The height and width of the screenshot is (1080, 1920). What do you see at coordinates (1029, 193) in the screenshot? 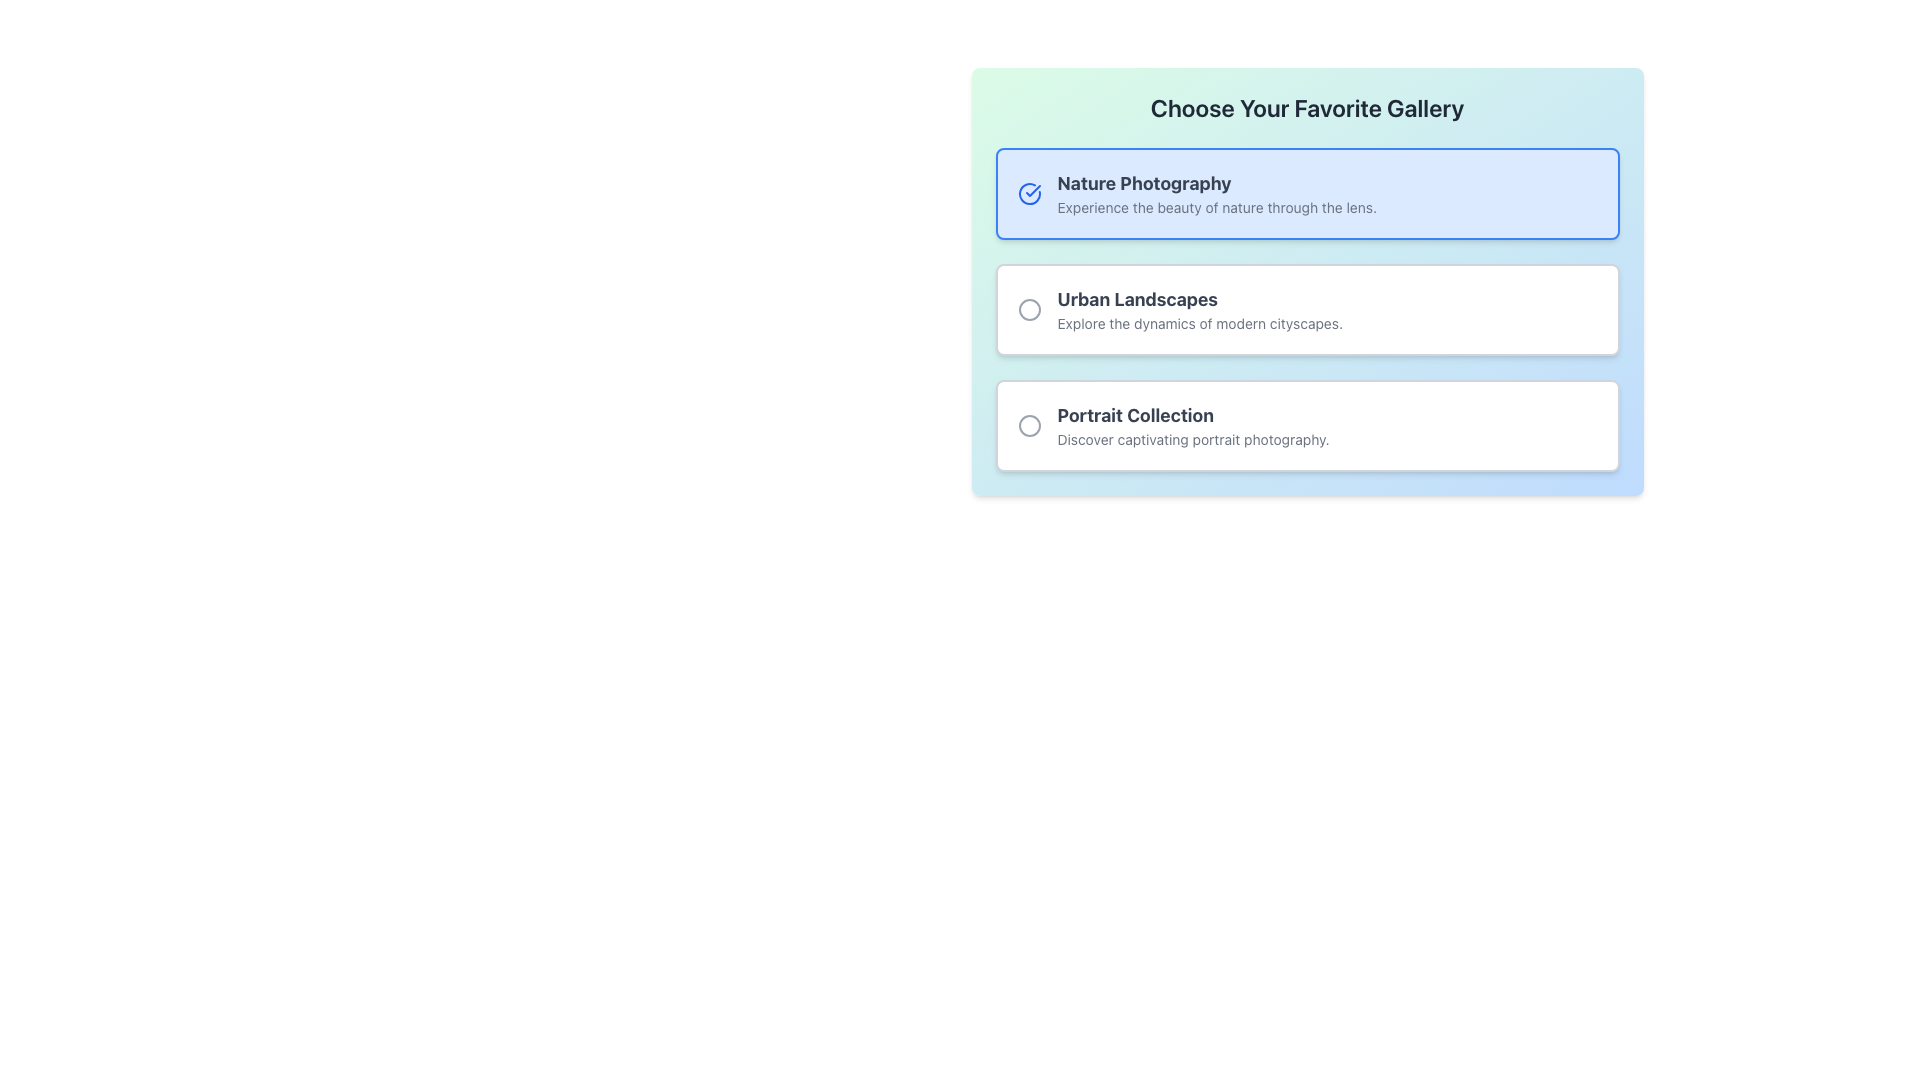
I see `the blue checkmark icon styled as an SVG, located to the left of the text 'Nature Photography Experience the beauty of nature through the lens.'` at bounding box center [1029, 193].